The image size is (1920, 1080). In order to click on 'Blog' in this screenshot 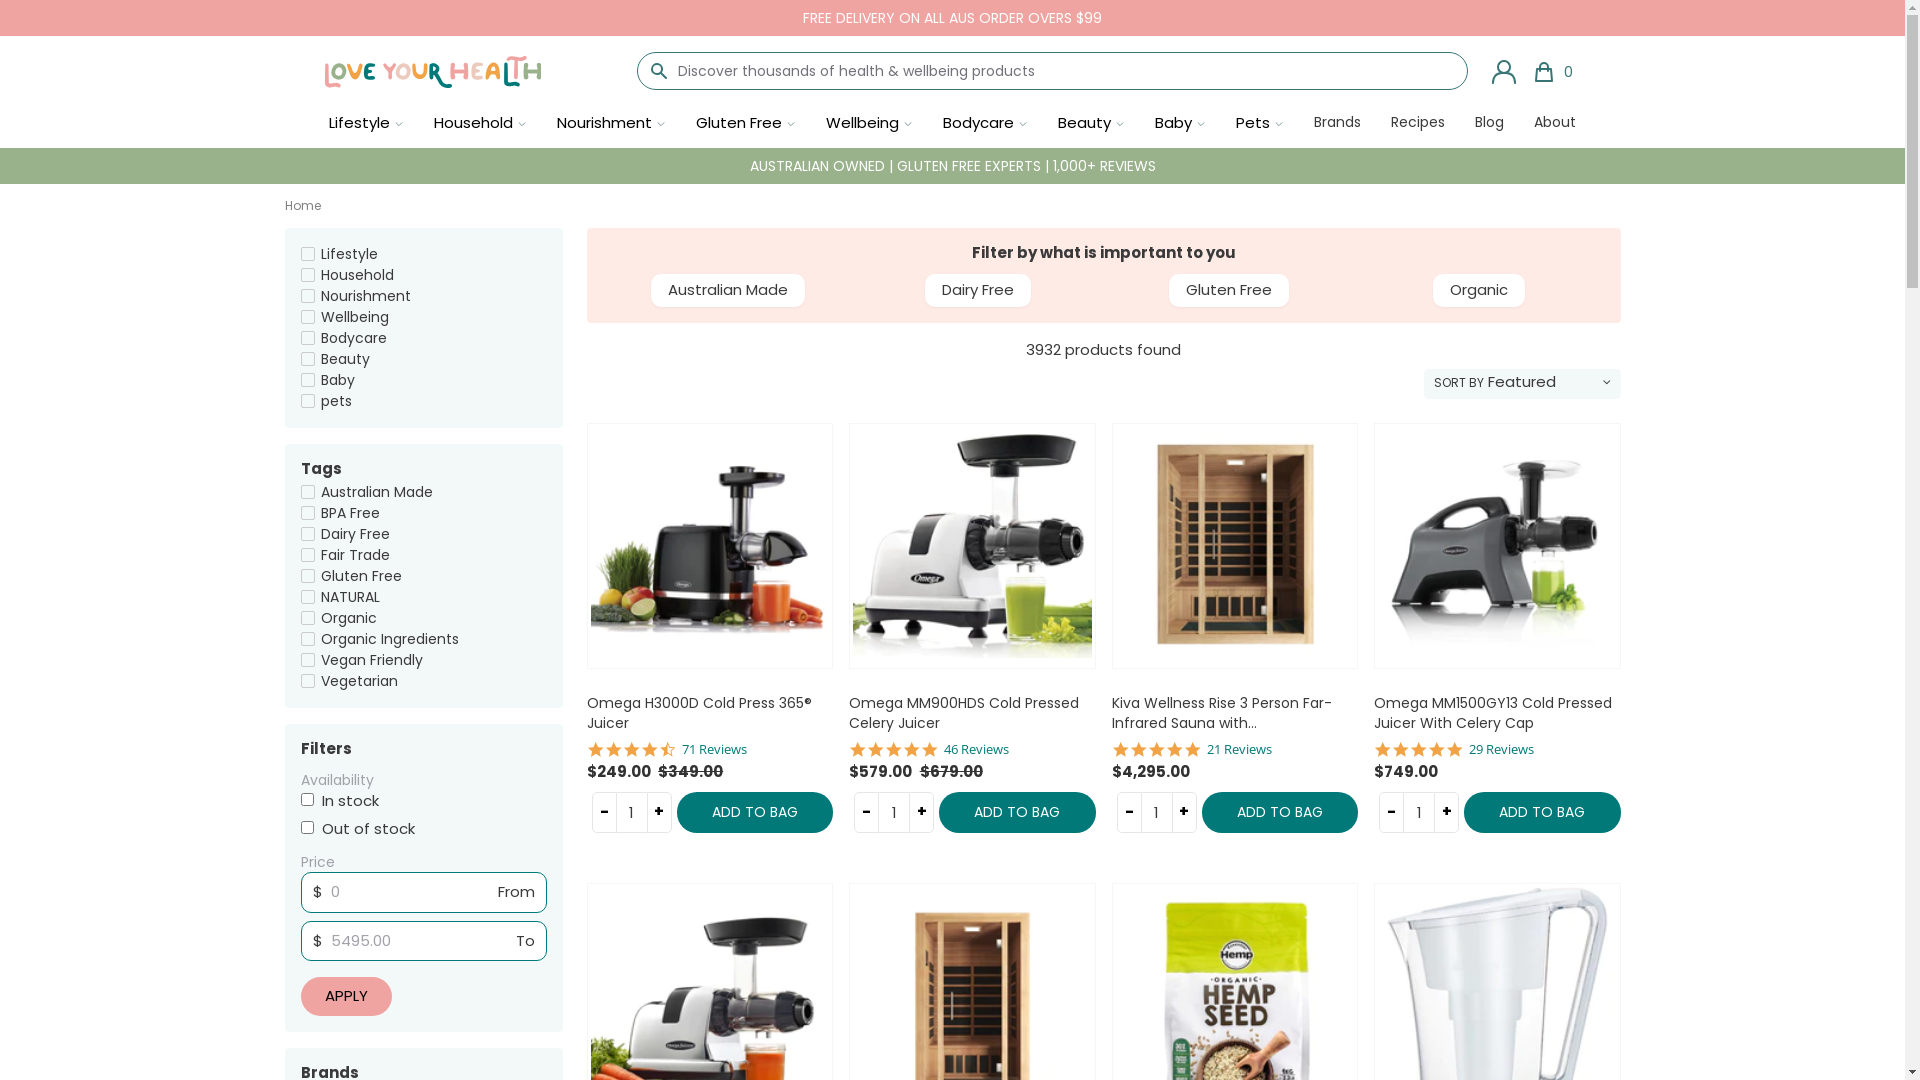, I will do `click(1489, 123)`.